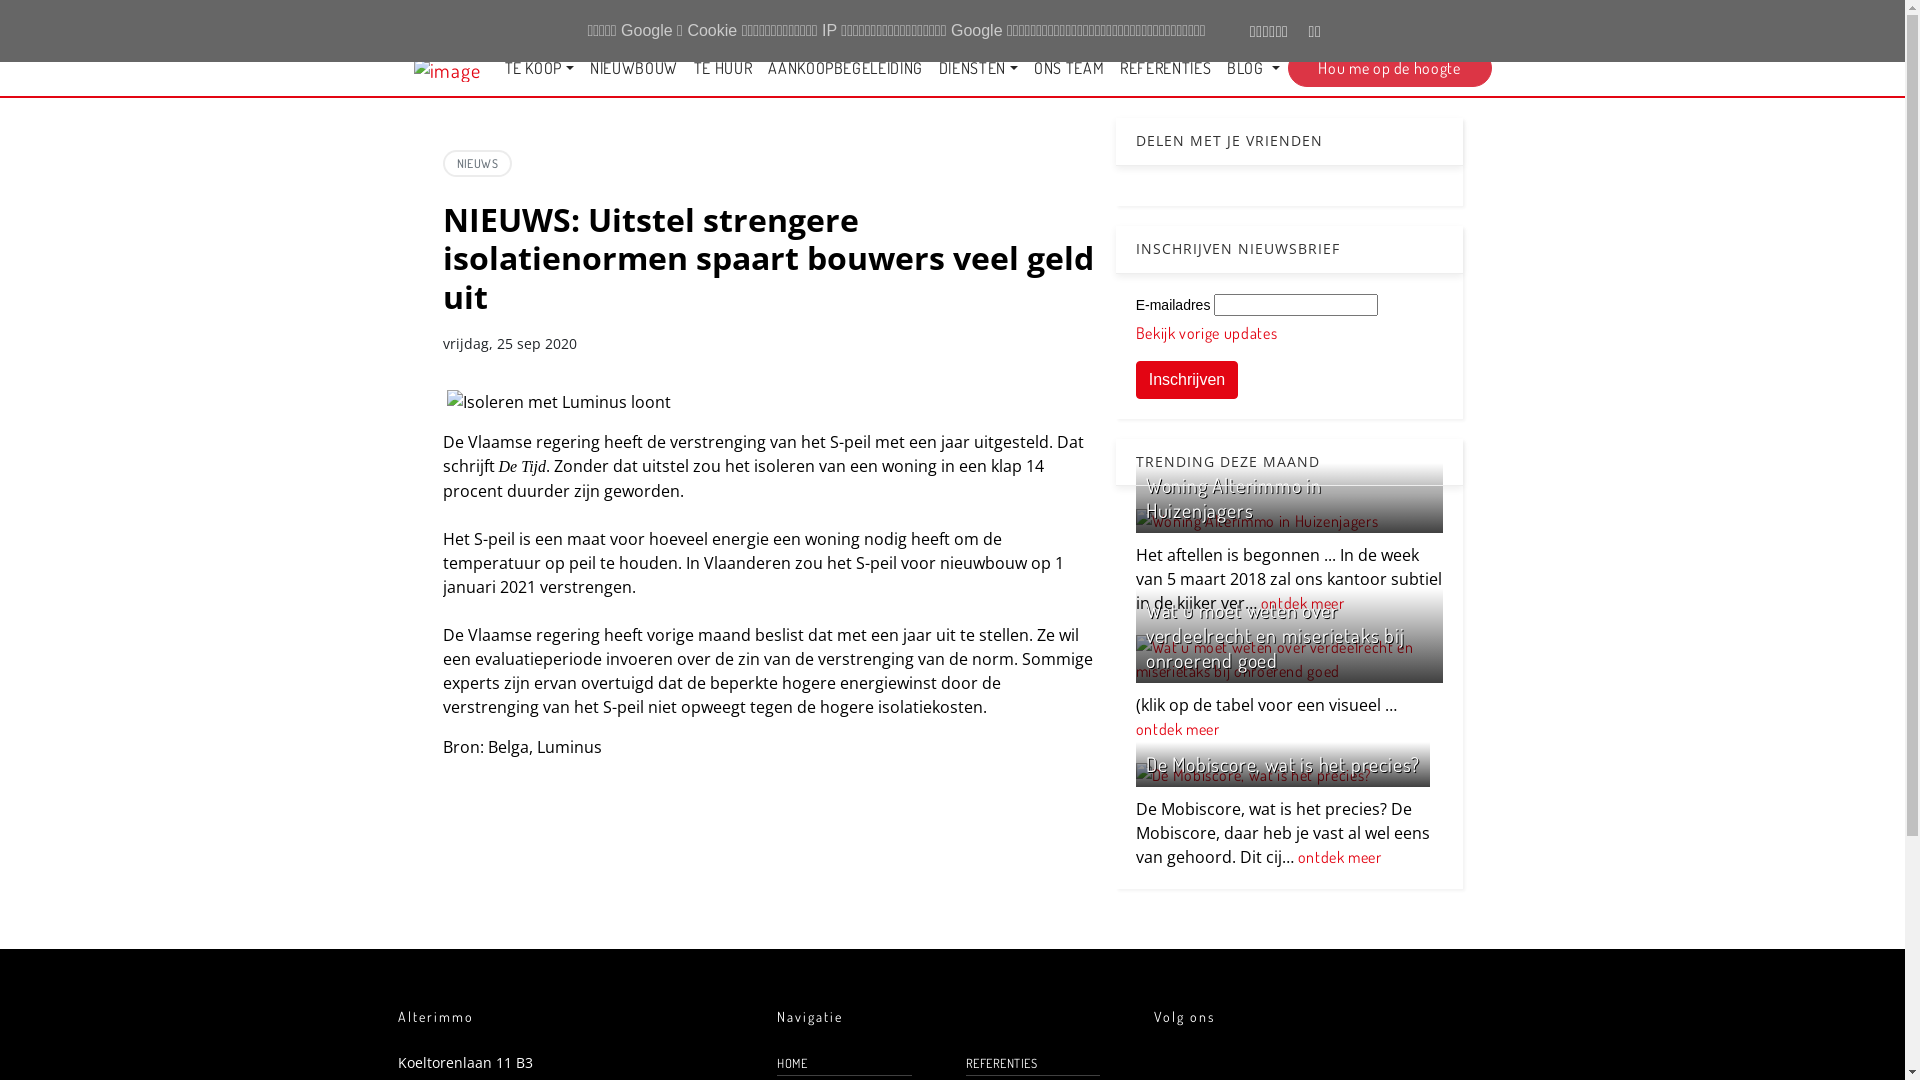 Image resolution: width=1920 pixels, height=1080 pixels. What do you see at coordinates (1177, 729) in the screenshot?
I see `'ontdek meer'` at bounding box center [1177, 729].